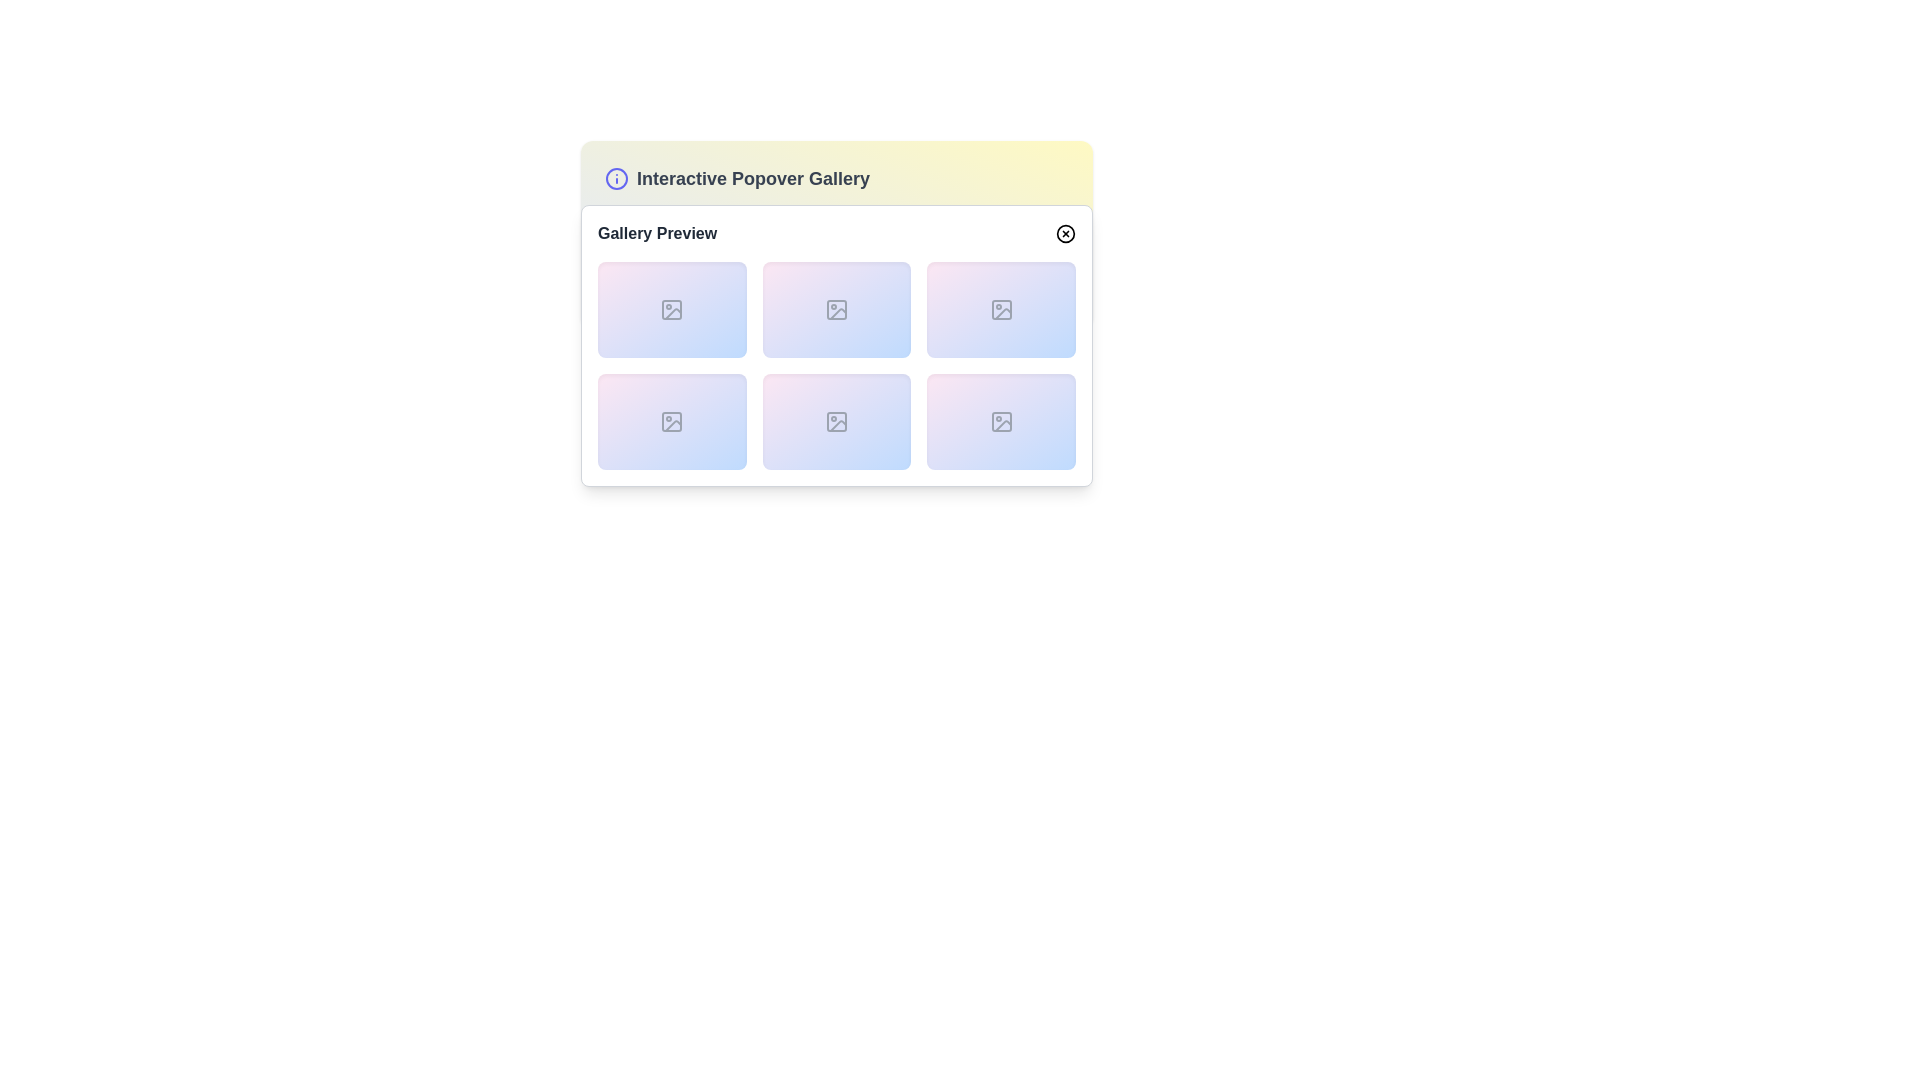 The width and height of the screenshot is (1920, 1080). Describe the element at coordinates (836, 420) in the screenshot. I see `the Icon in the second row, third column of the 'Gallery Preview' popover, which serves as a placeholder for an image or visual content` at that location.